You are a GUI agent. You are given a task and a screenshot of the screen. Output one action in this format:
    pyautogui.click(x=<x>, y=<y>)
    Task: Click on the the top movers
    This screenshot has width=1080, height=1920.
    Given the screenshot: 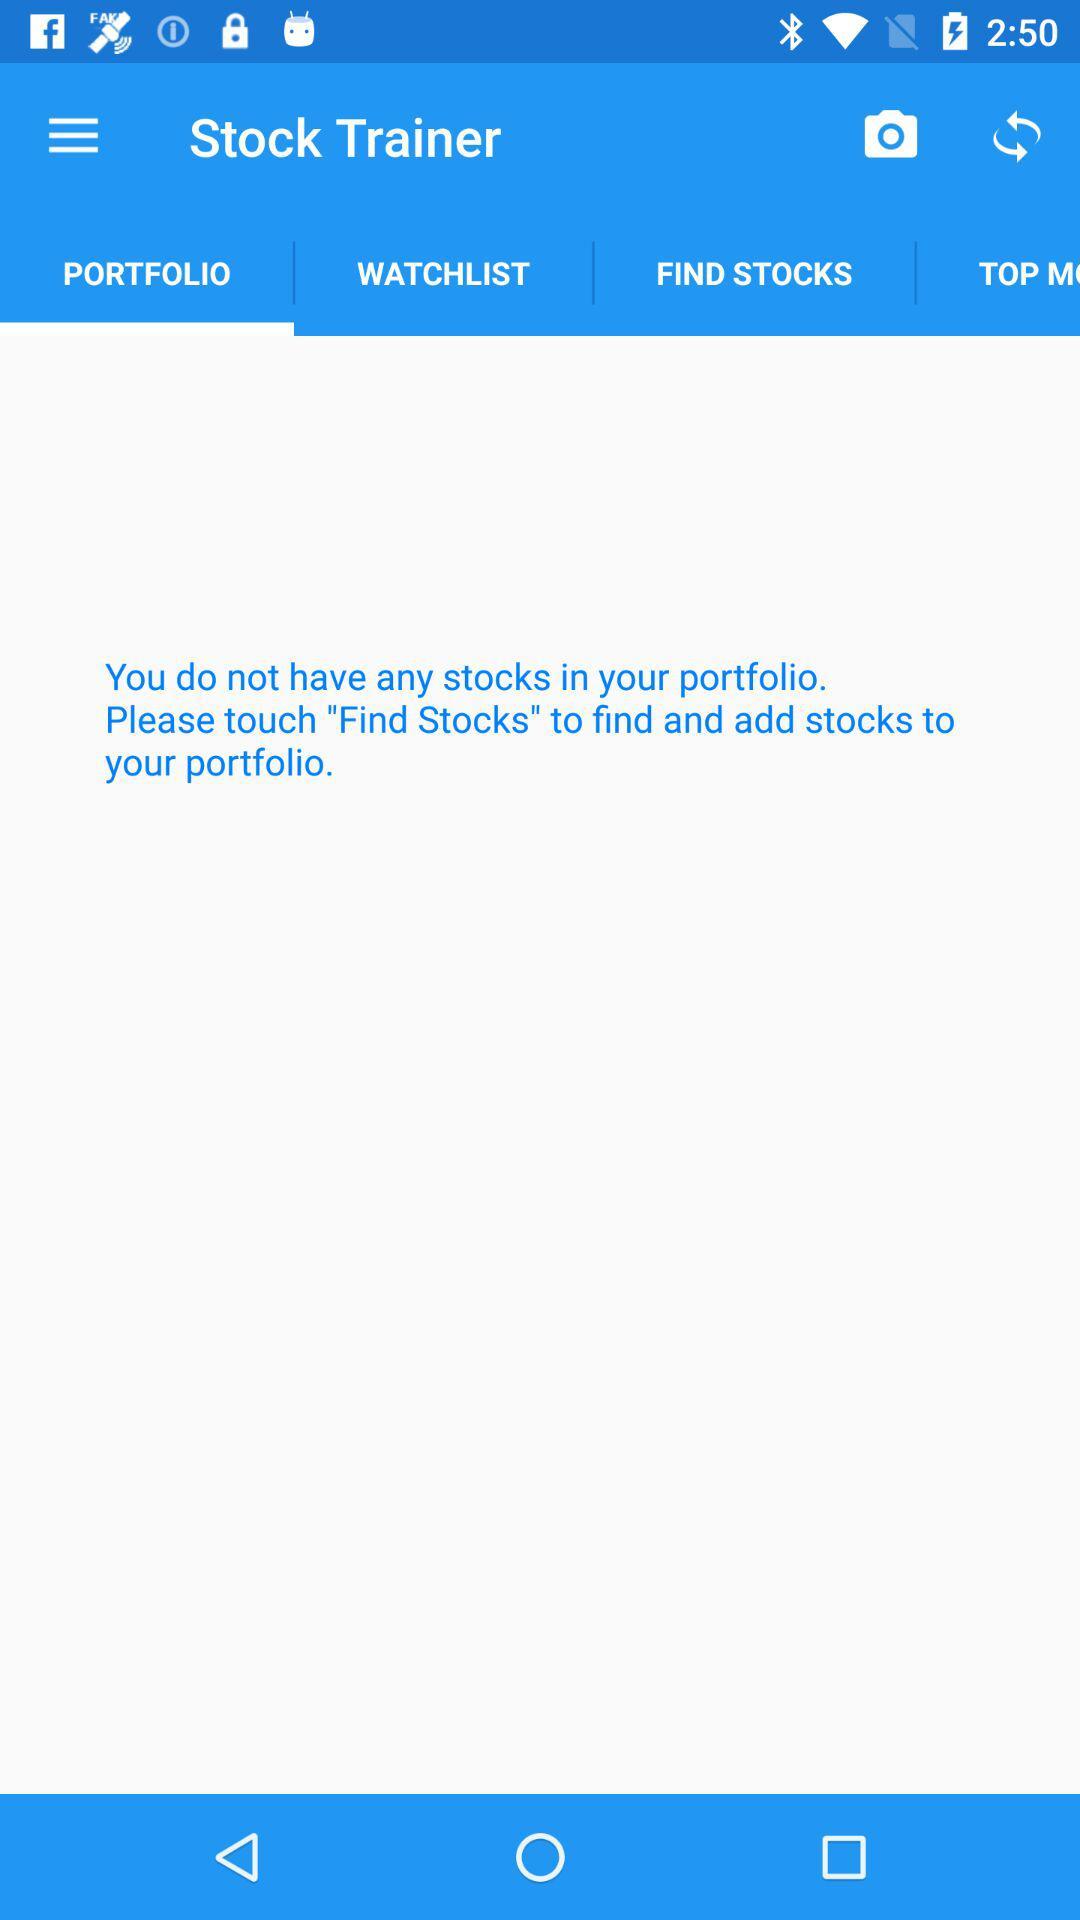 What is the action you would take?
    pyautogui.click(x=997, y=272)
    